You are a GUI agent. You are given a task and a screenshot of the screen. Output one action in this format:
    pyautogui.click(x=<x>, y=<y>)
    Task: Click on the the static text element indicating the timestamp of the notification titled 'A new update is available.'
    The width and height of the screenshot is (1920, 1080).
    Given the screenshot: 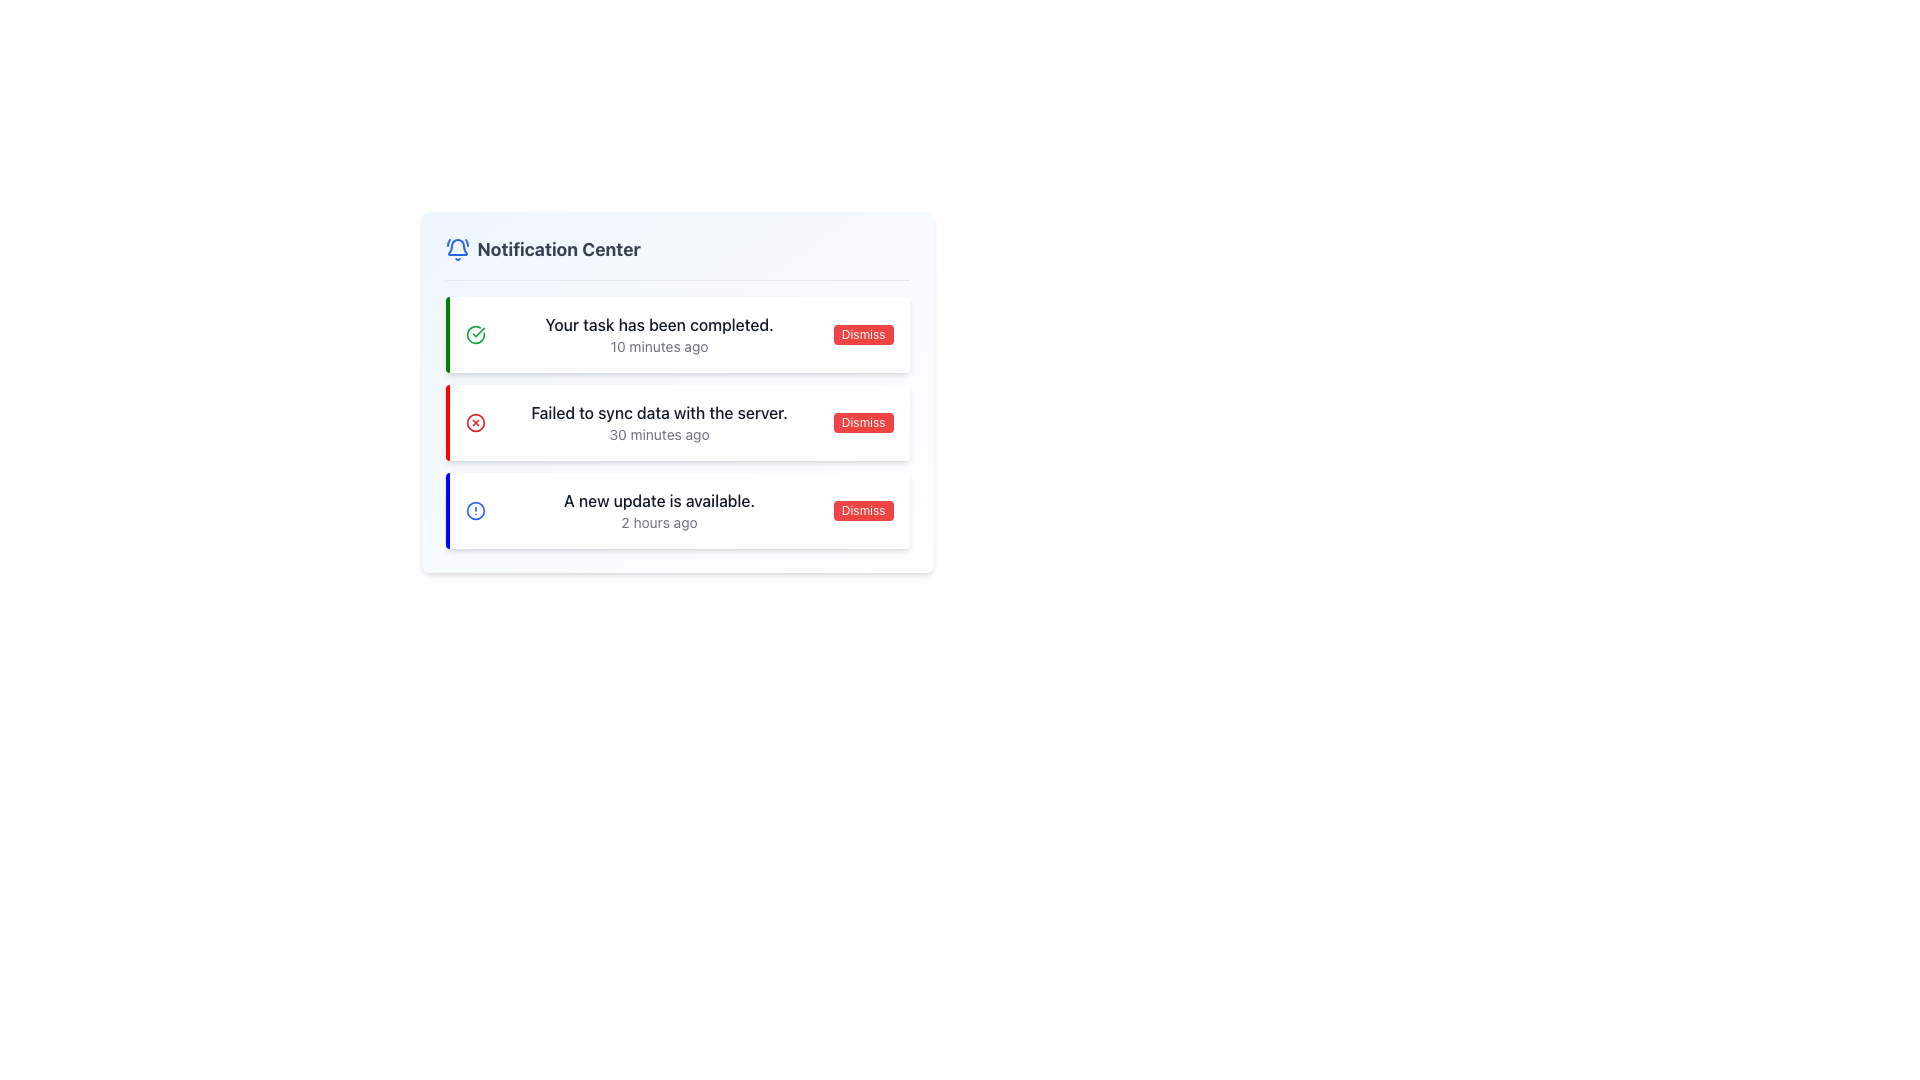 What is the action you would take?
    pyautogui.click(x=659, y=522)
    